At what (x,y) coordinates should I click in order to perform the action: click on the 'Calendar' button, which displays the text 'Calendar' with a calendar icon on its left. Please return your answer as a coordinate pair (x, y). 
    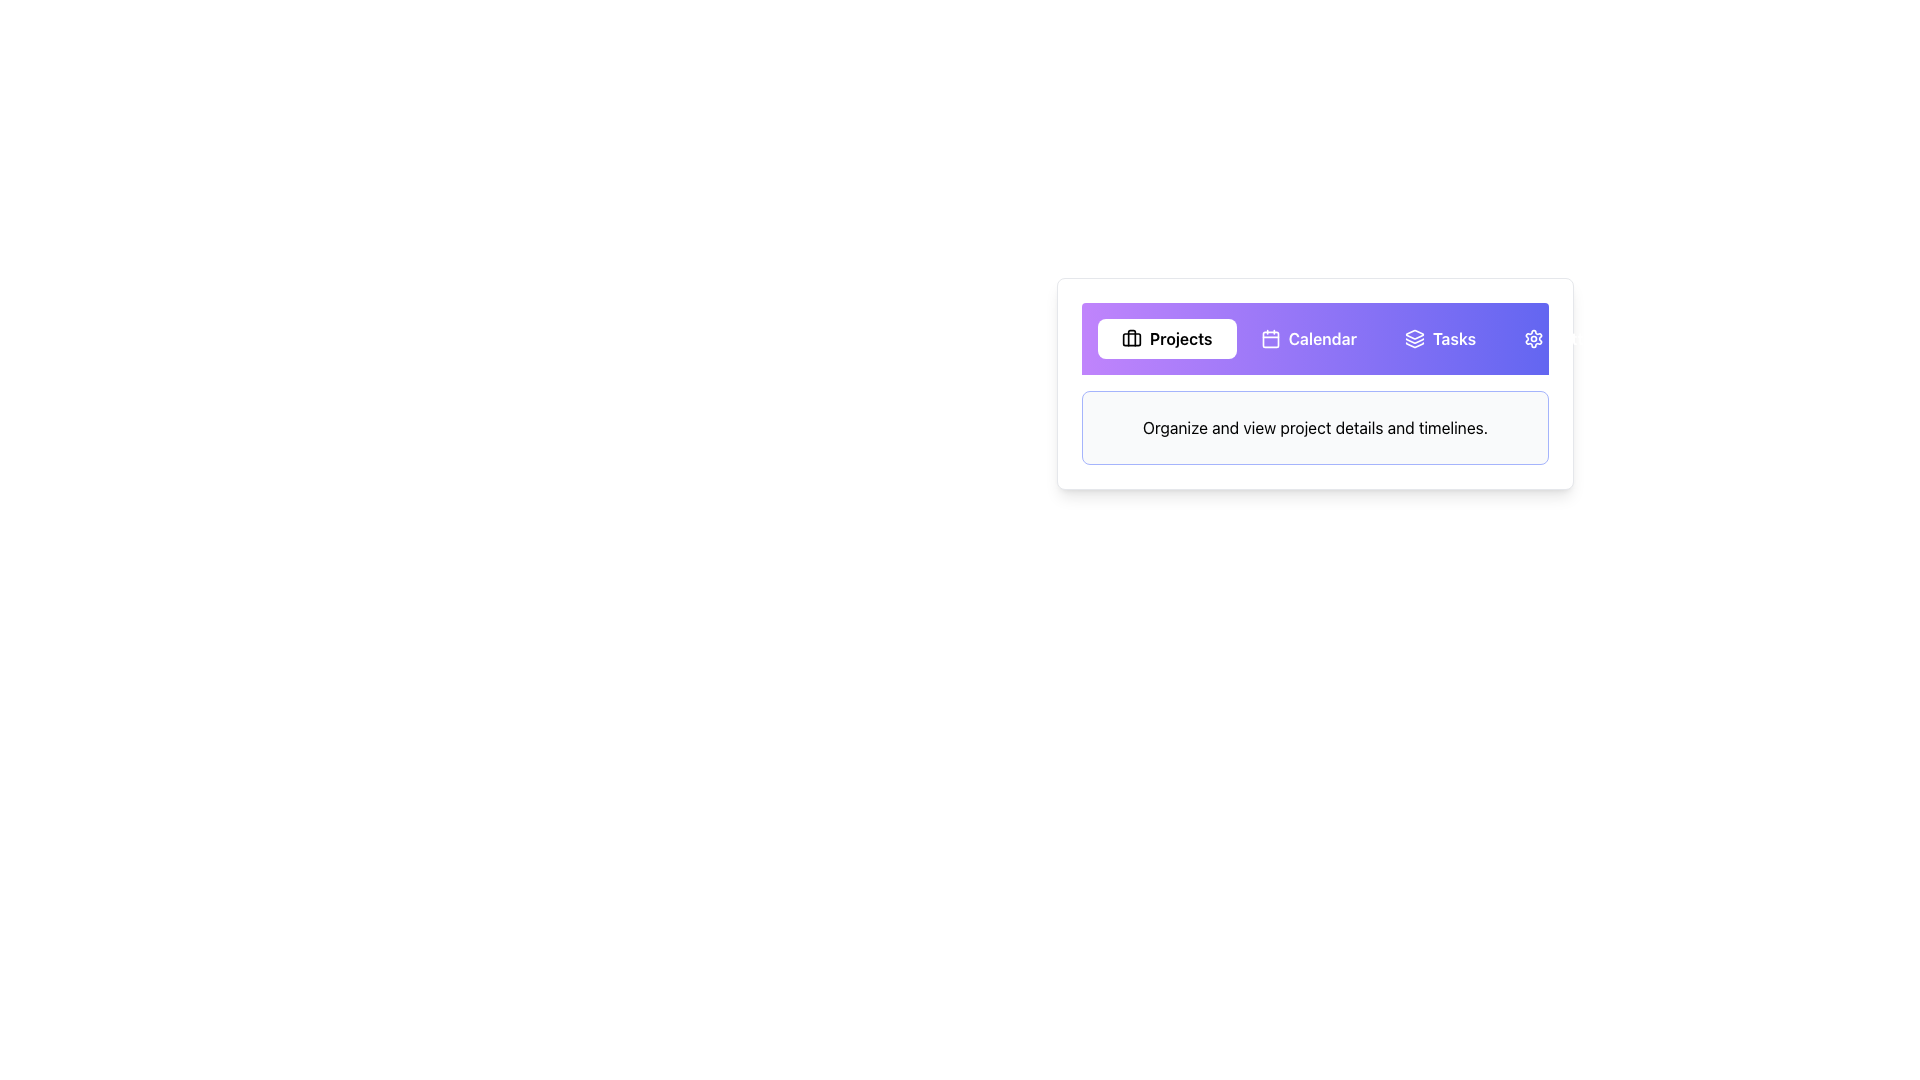
    Looking at the image, I should click on (1308, 338).